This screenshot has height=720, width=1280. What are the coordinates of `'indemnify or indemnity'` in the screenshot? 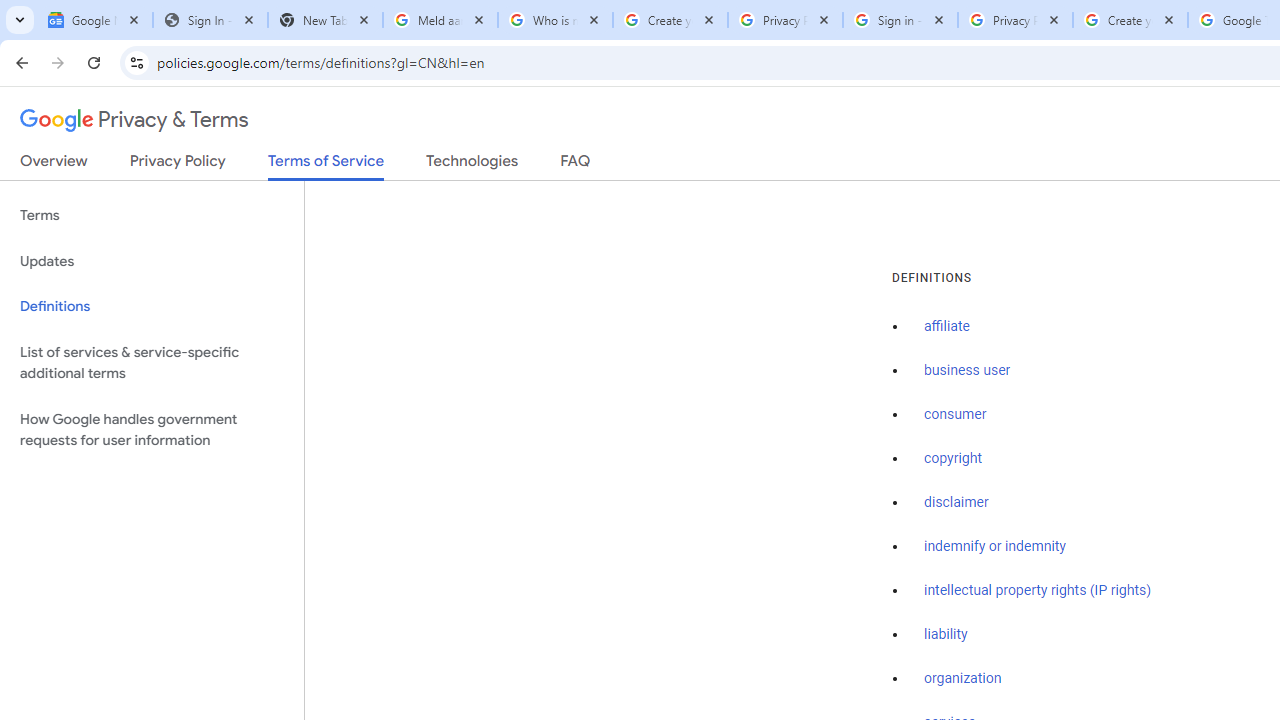 It's located at (995, 546).